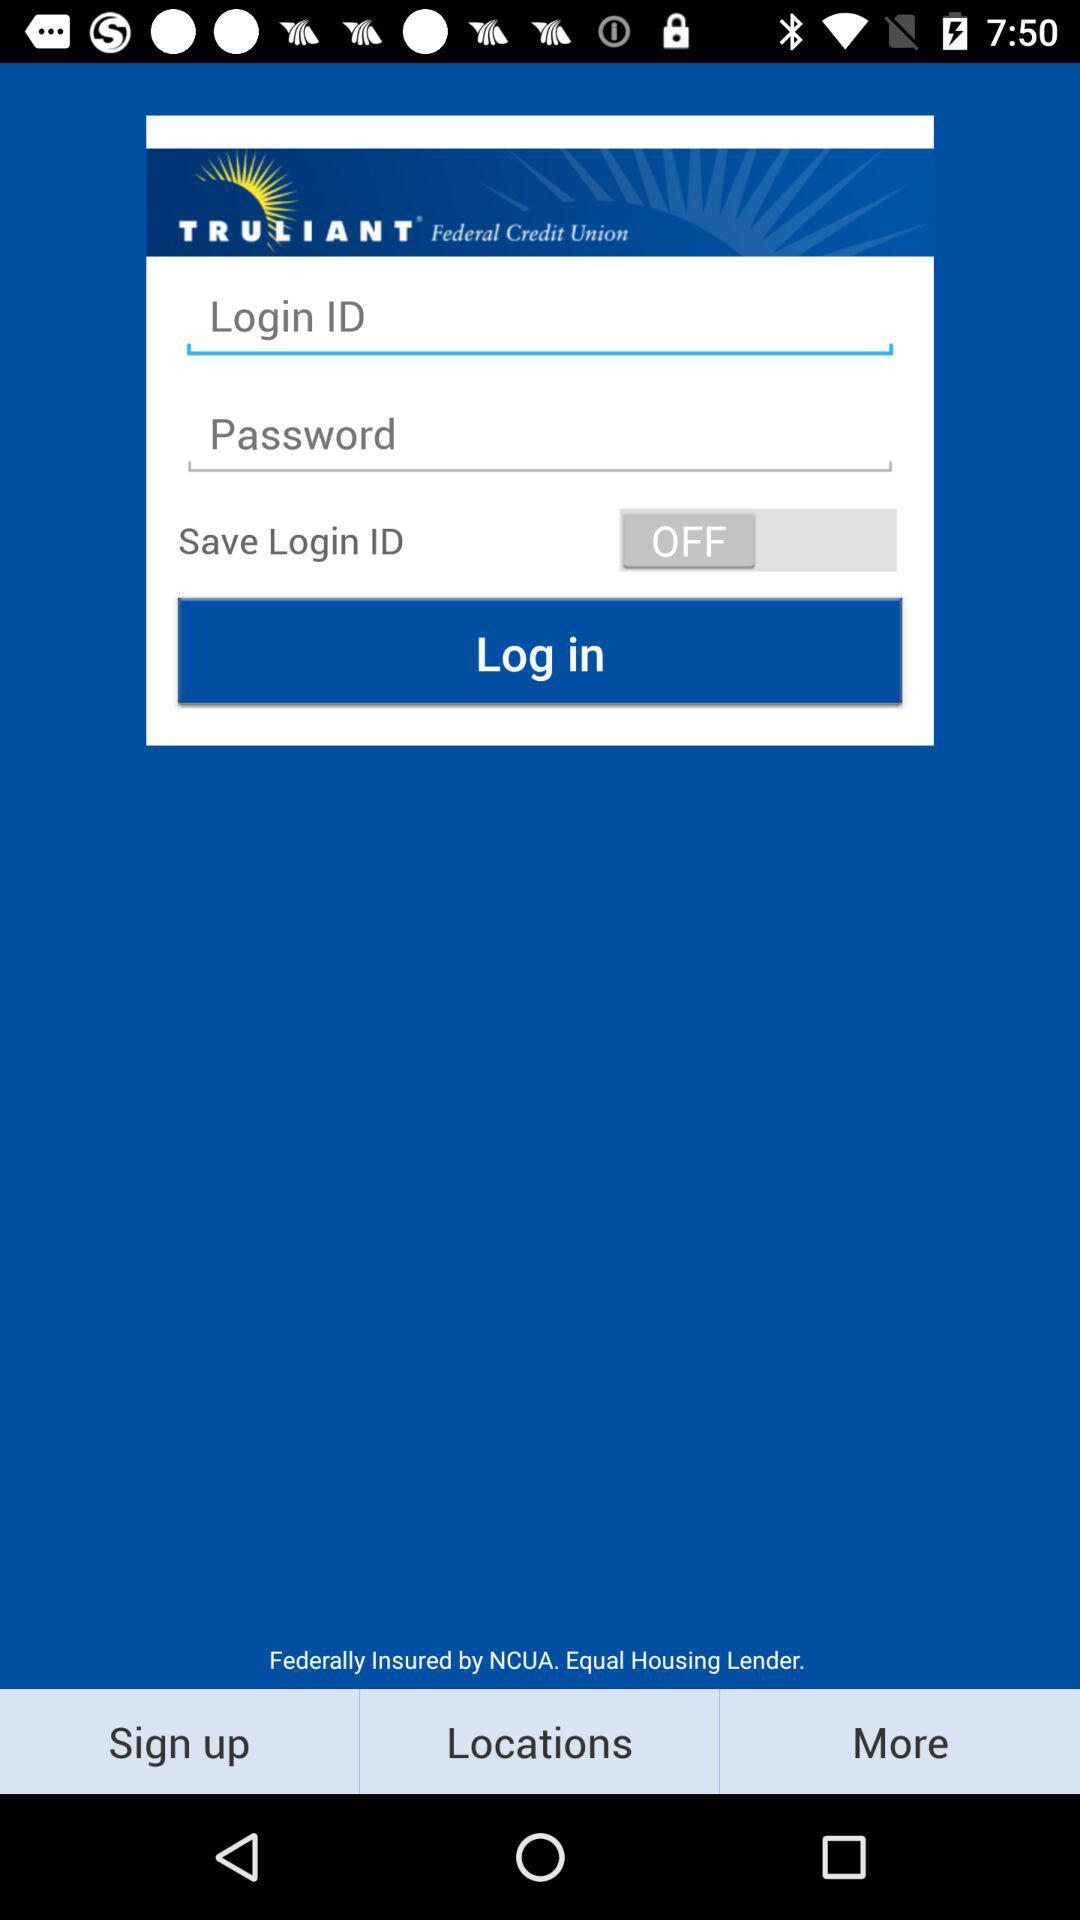 This screenshot has width=1080, height=1920. What do you see at coordinates (898, 1740) in the screenshot?
I see `the item next to the locations icon` at bounding box center [898, 1740].